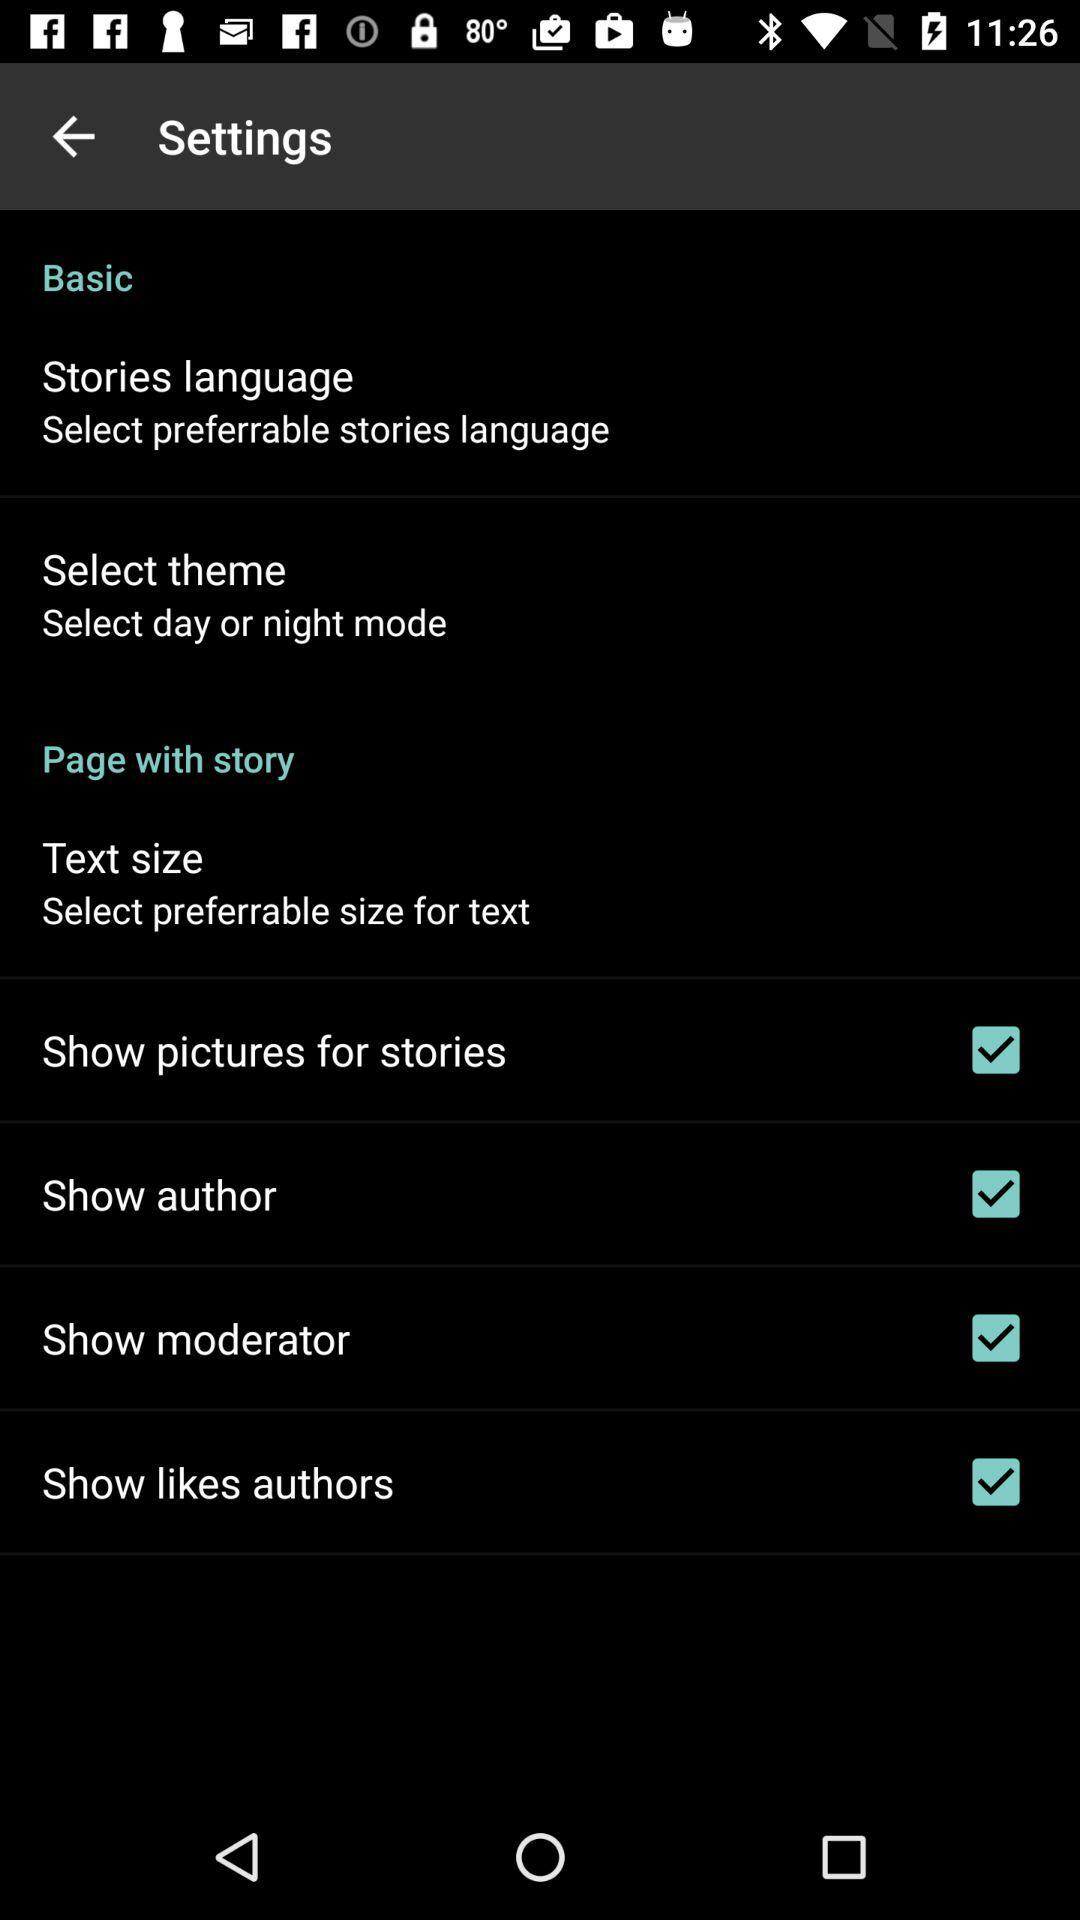 The width and height of the screenshot is (1080, 1920). I want to click on show likes authors item, so click(218, 1482).